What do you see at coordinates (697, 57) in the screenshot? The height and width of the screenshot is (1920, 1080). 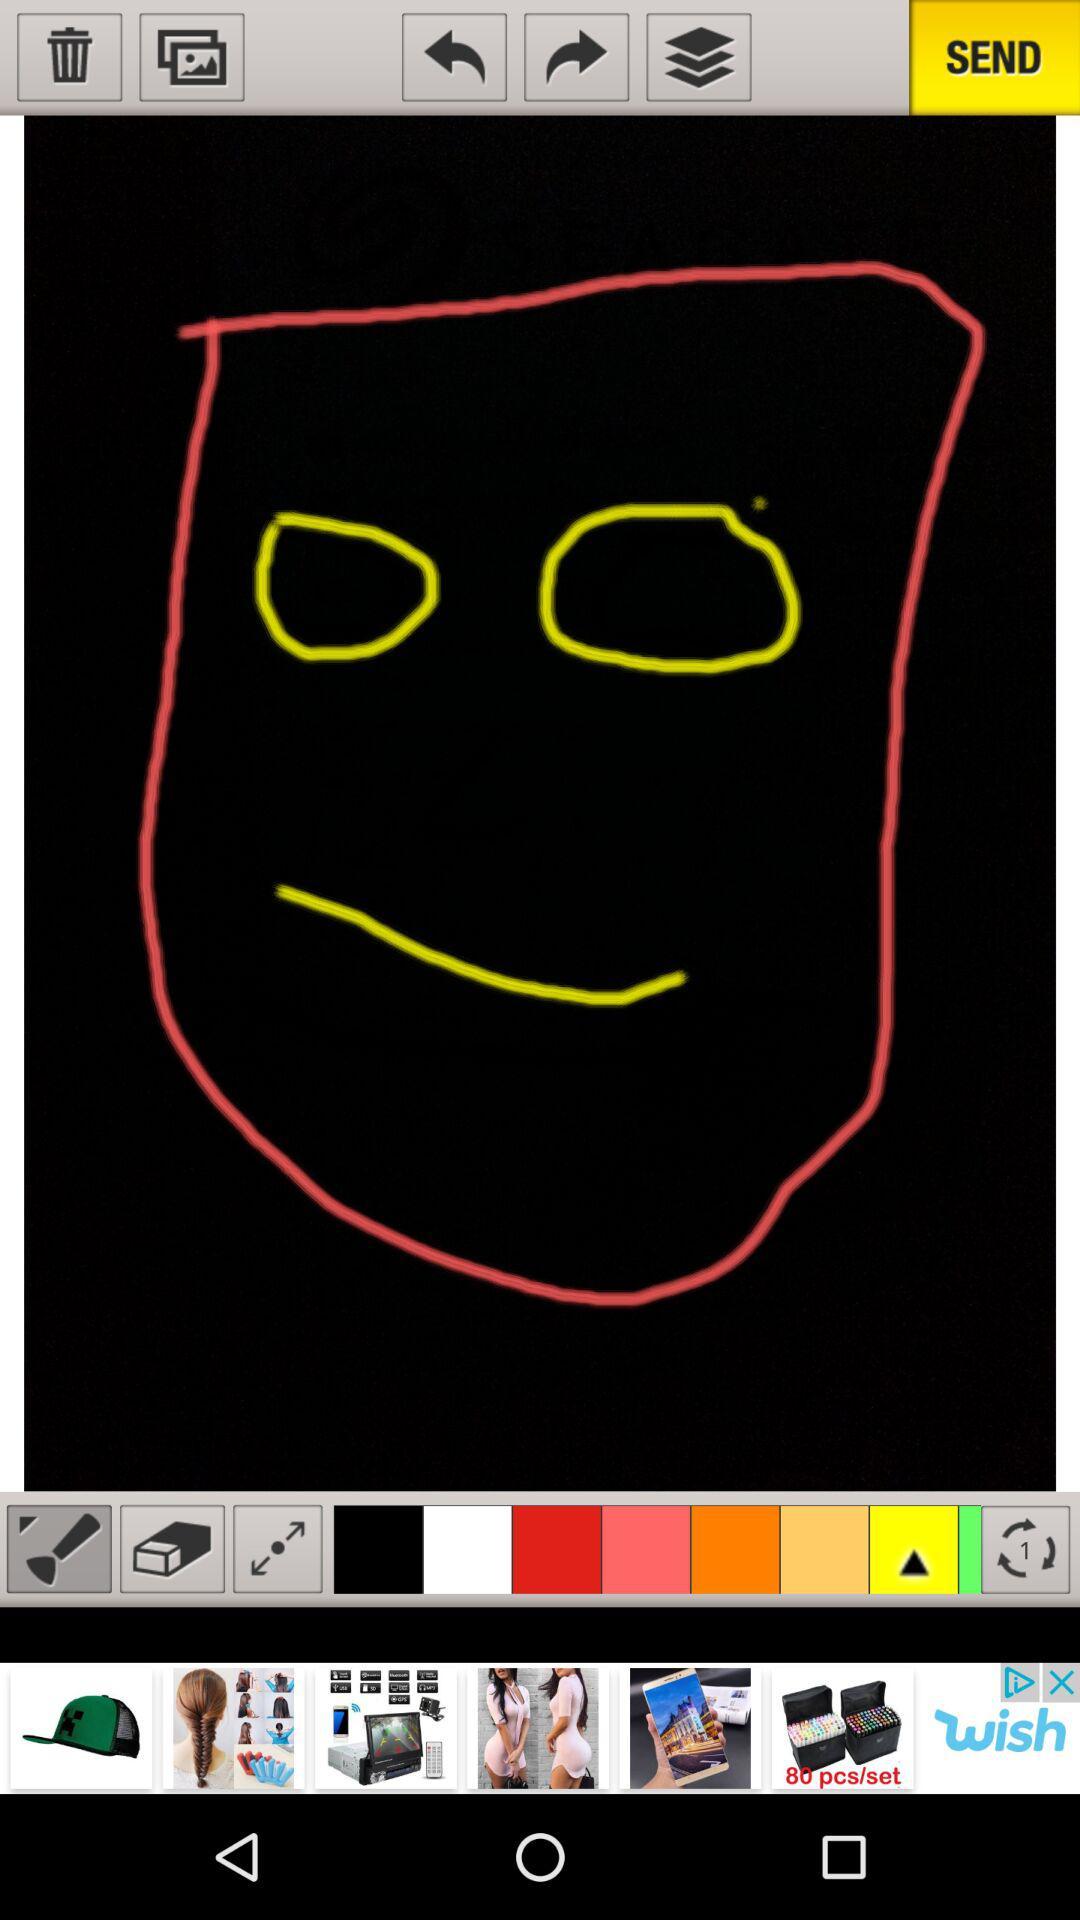 I see `open layers panel` at bounding box center [697, 57].